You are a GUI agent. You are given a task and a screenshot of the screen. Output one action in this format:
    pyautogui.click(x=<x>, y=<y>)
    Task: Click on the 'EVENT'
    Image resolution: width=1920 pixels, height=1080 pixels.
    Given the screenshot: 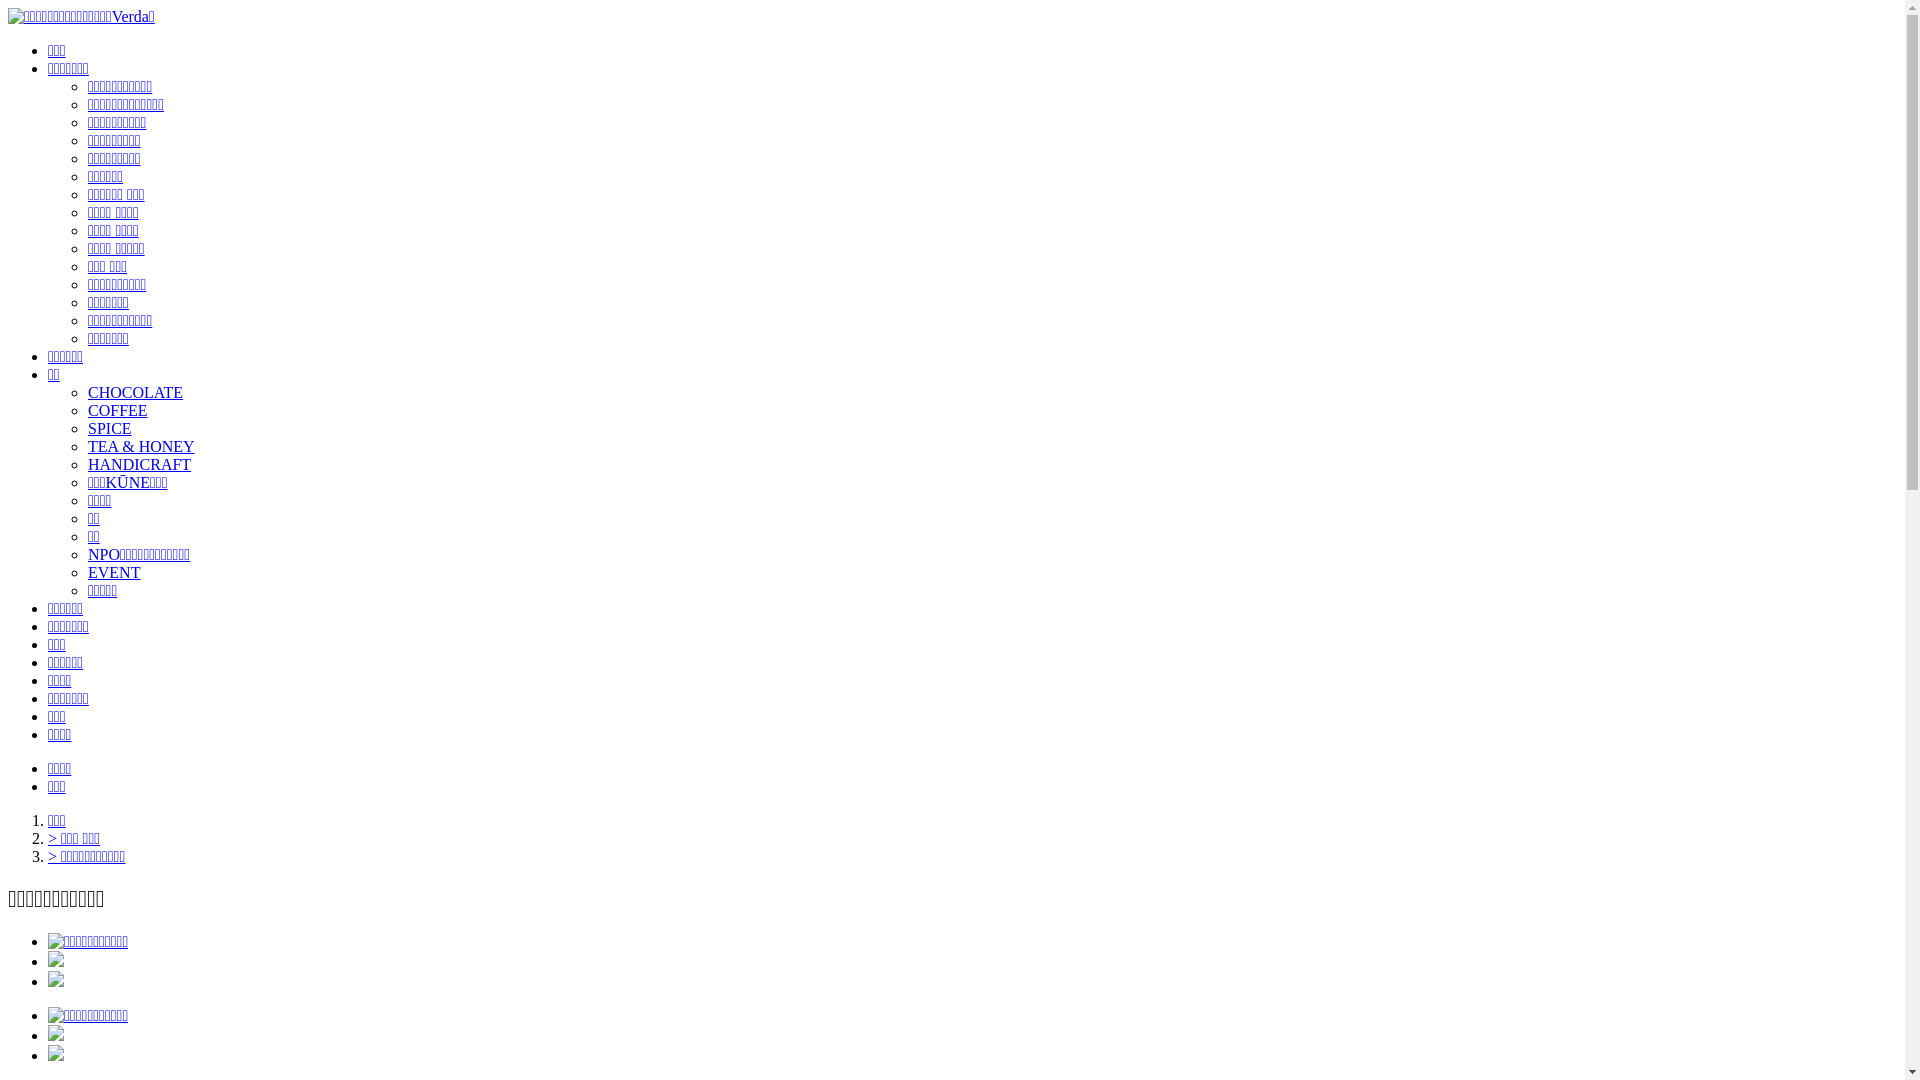 What is the action you would take?
    pyautogui.click(x=113, y=572)
    